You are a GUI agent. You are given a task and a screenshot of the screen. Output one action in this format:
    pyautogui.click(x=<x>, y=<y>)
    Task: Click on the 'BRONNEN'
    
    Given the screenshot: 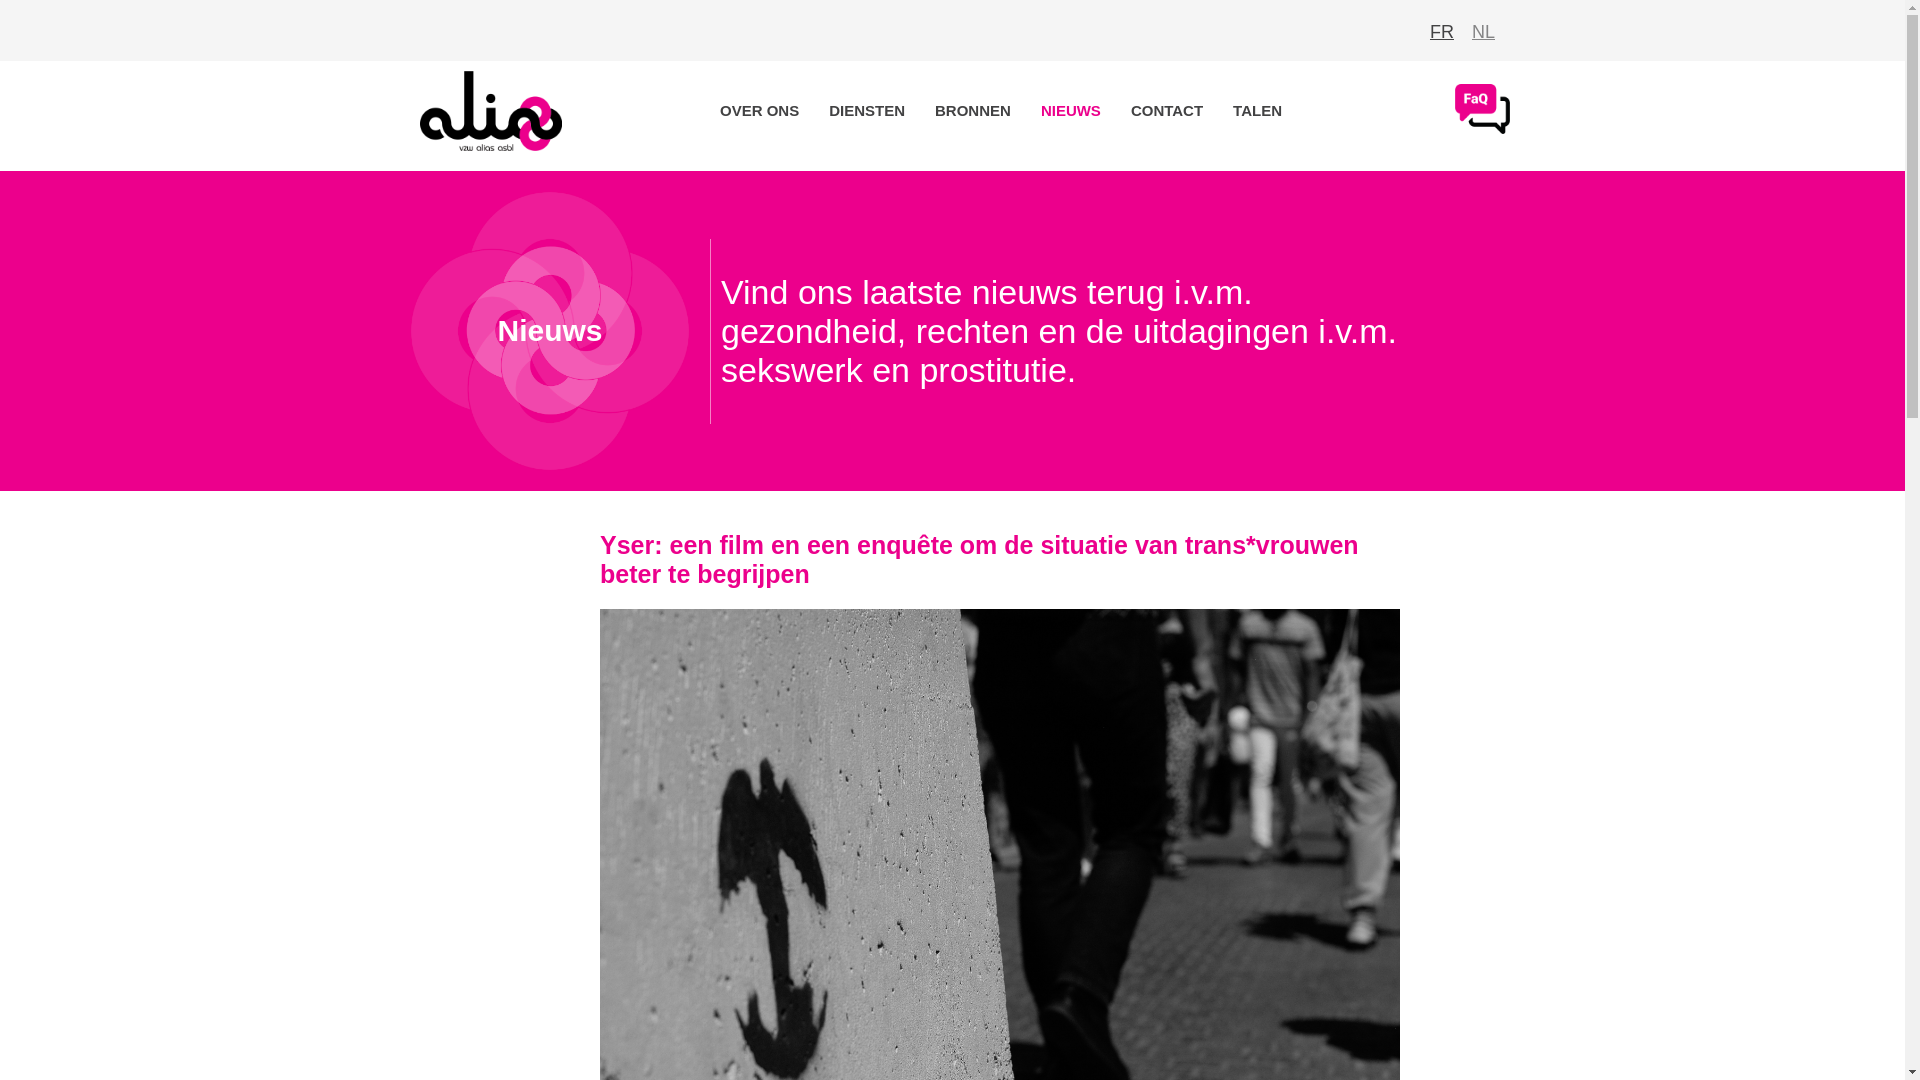 What is the action you would take?
    pyautogui.click(x=973, y=110)
    